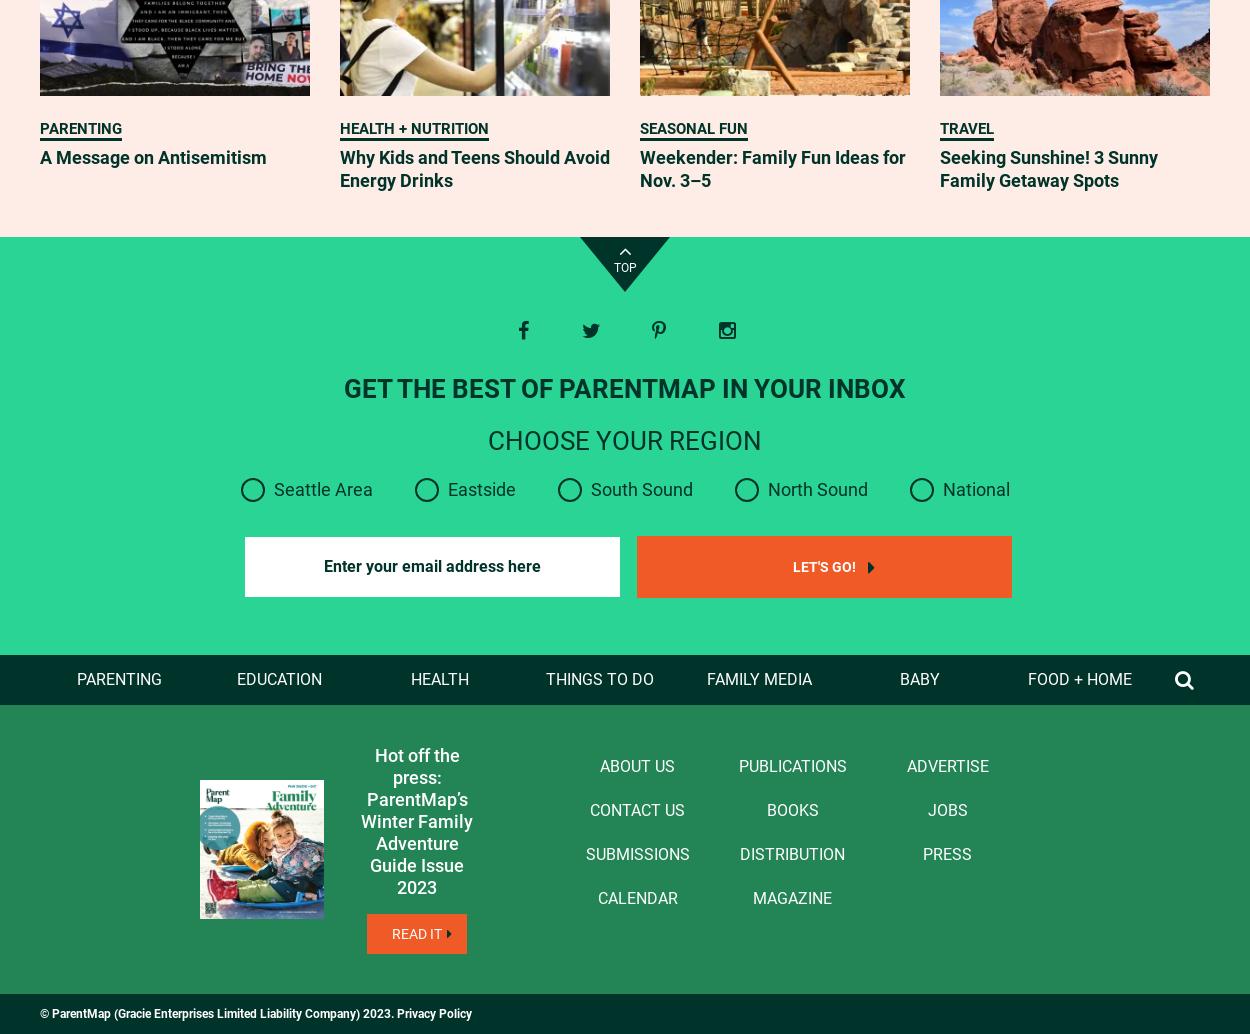 Image resolution: width=1250 pixels, height=1034 pixels. Describe the element at coordinates (792, 765) in the screenshot. I see `'Publications'` at that location.